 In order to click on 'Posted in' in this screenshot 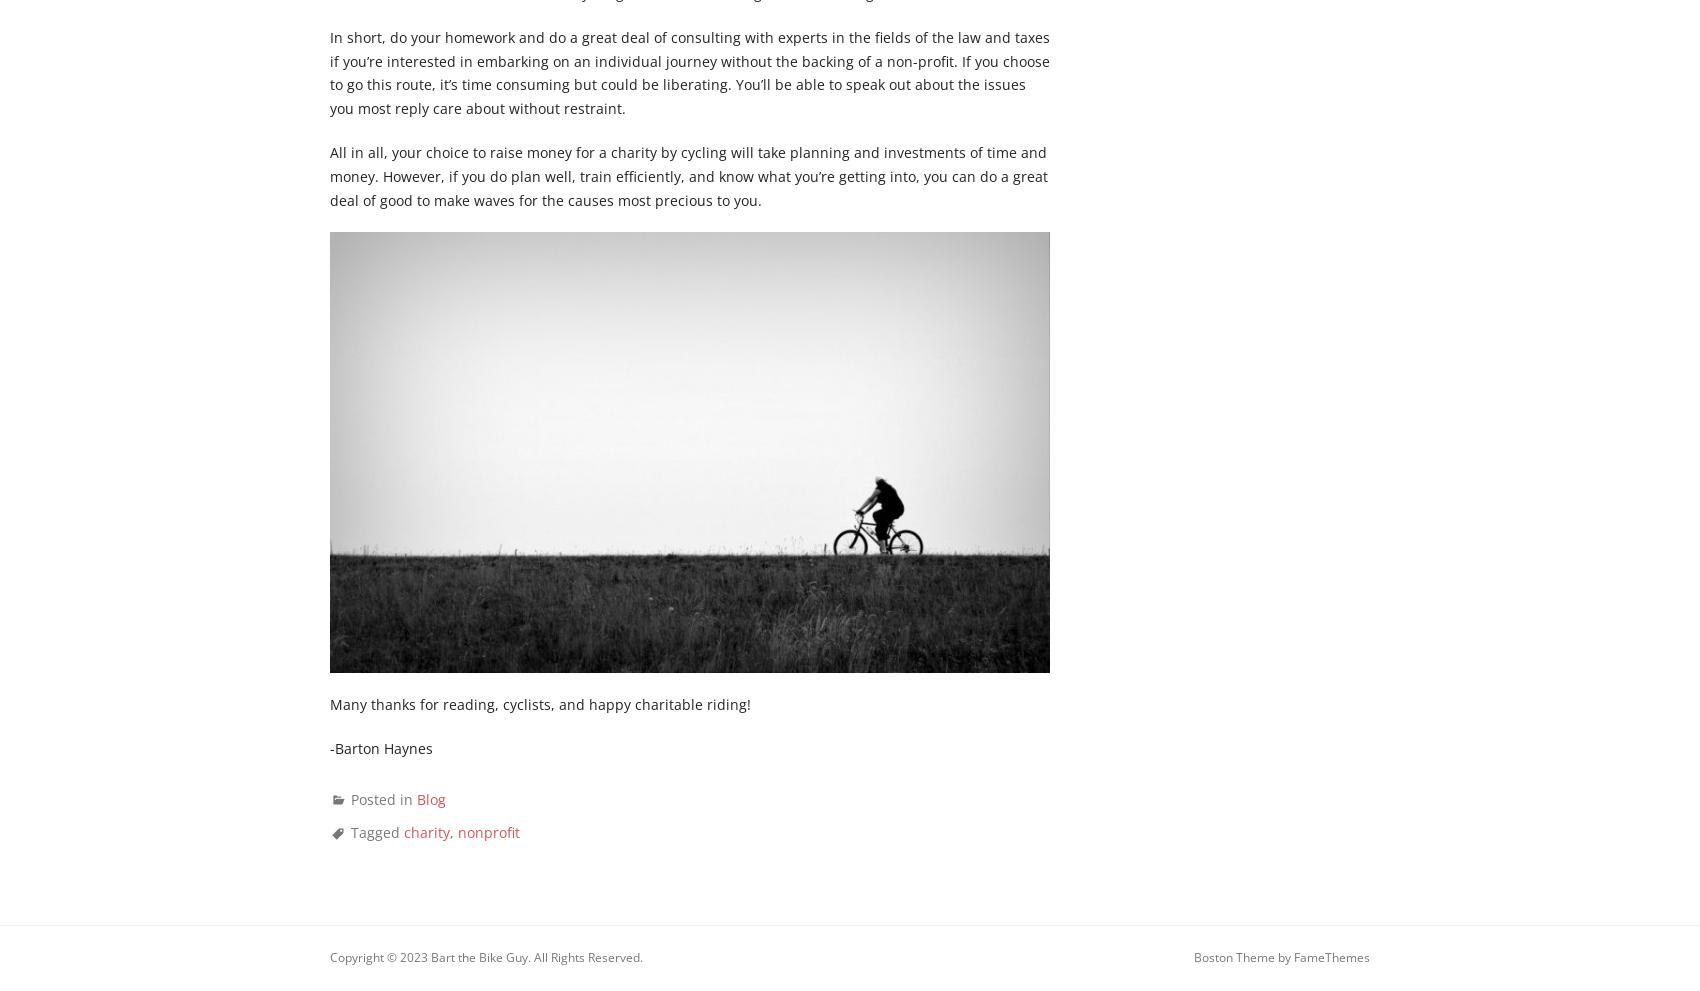, I will do `click(383, 798)`.